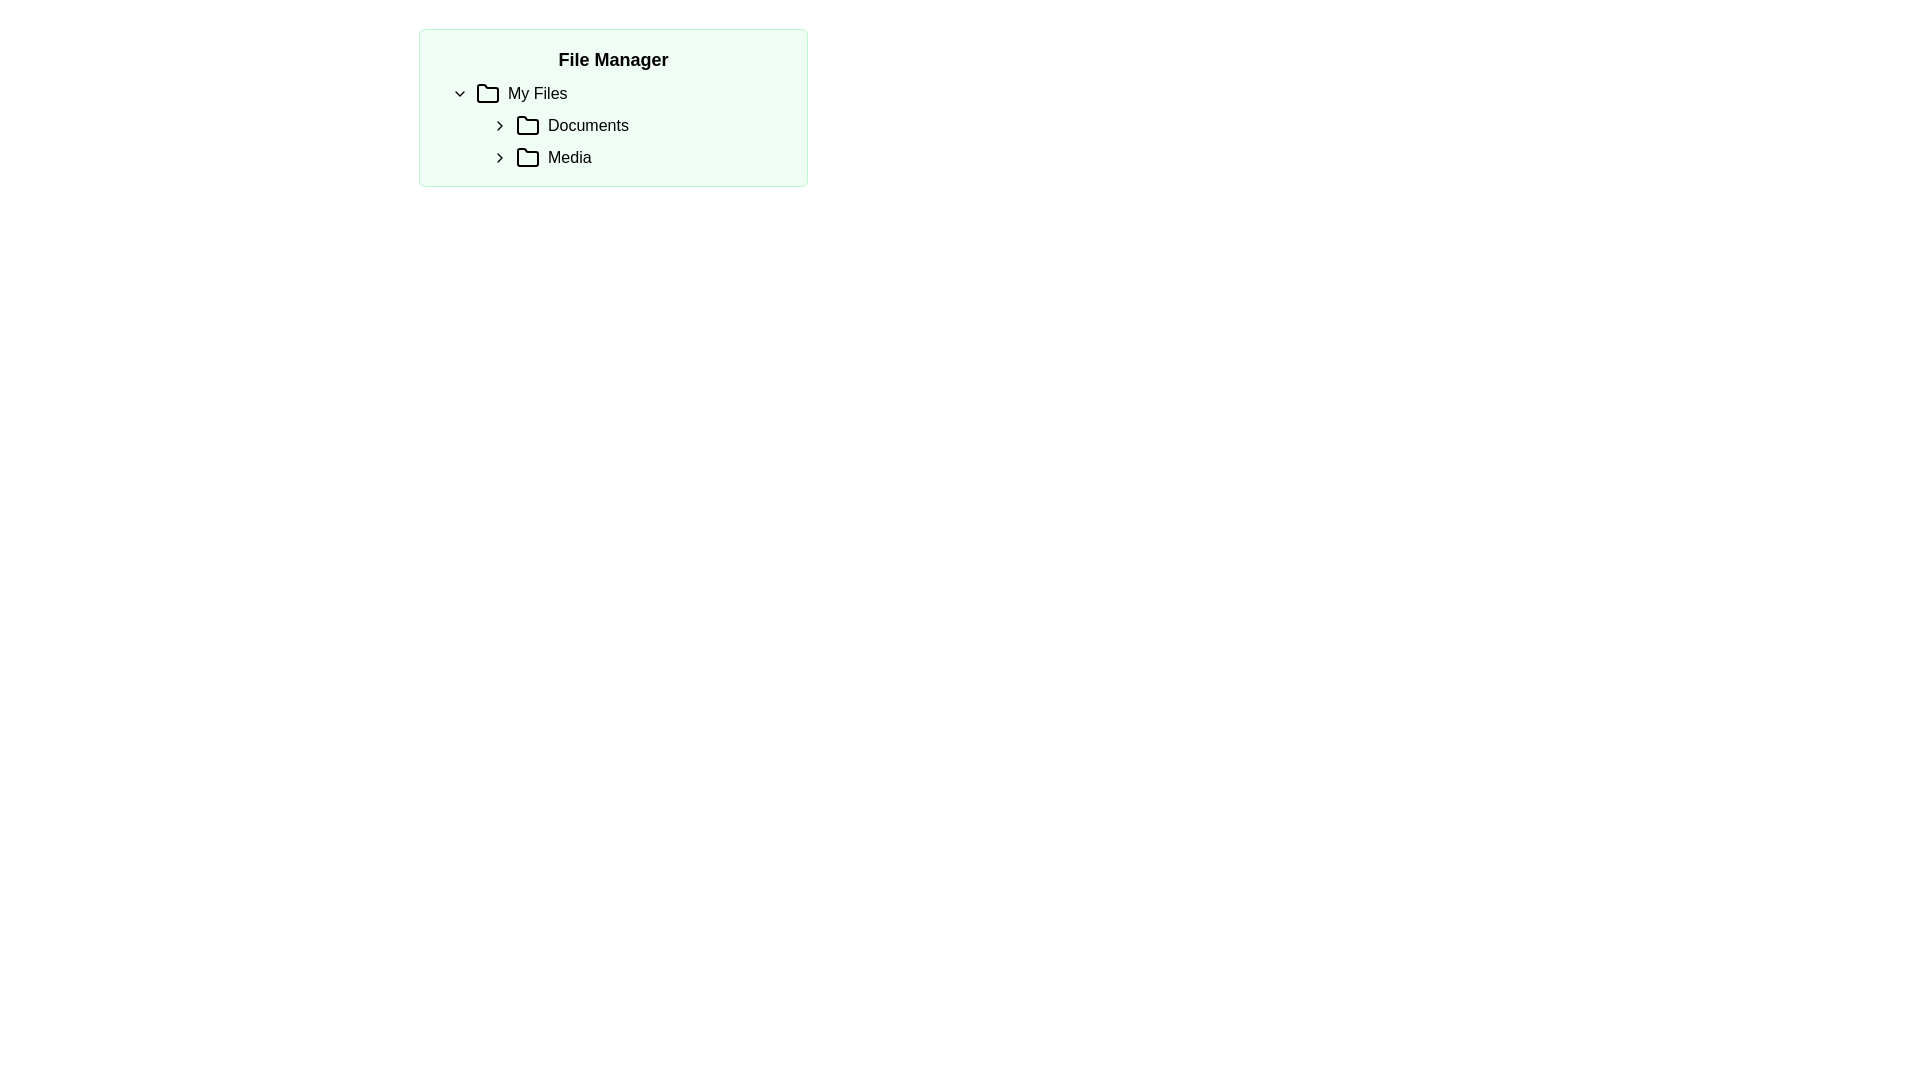 The image size is (1920, 1080). Describe the element at coordinates (612, 59) in the screenshot. I see `the bold, black 'File Manager' text header located at the top-right corner of the folder navigation interface, which has a light green background and rounded corners` at that location.